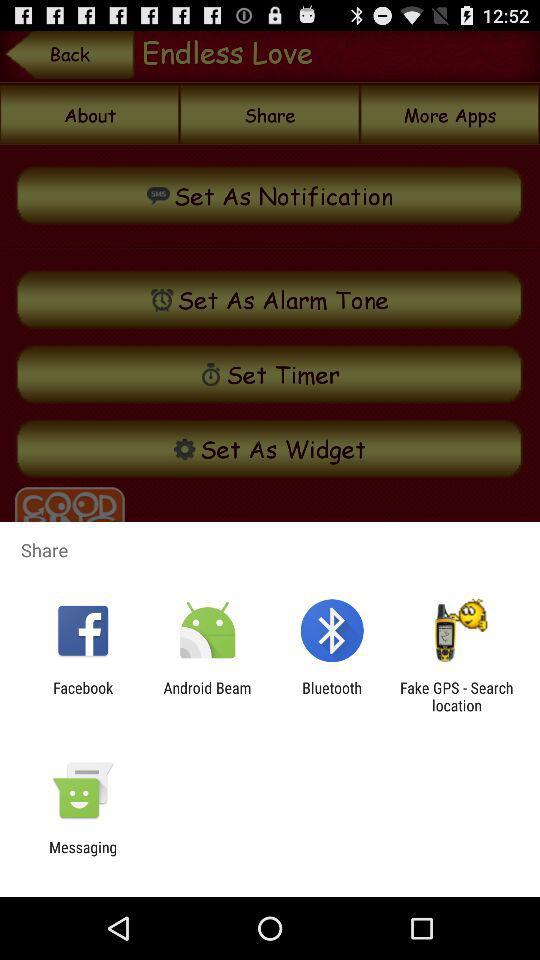 The image size is (540, 960). What do you see at coordinates (206, 696) in the screenshot?
I see `the icon next to the facebook icon` at bounding box center [206, 696].